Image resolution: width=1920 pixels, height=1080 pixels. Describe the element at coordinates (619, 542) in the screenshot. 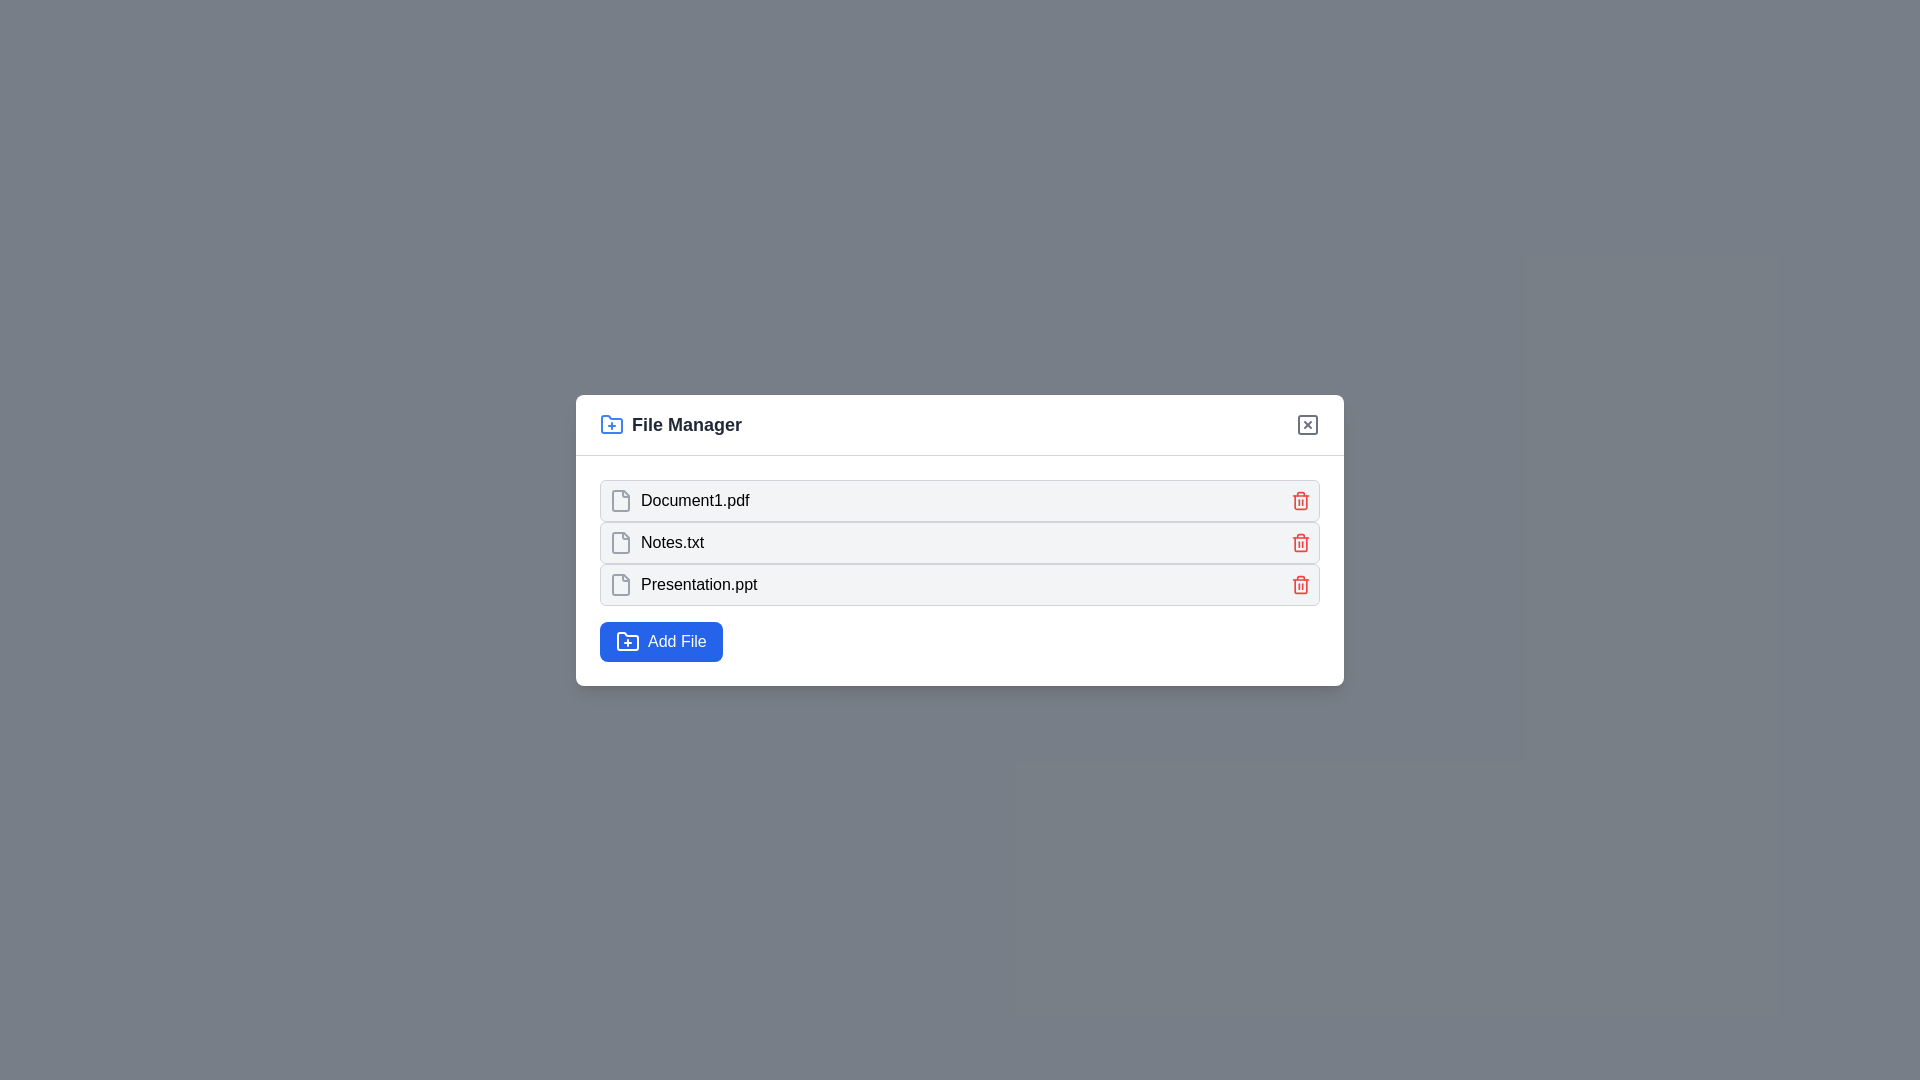

I see `the document icon, which is a graphical representation resembling a file with a folded corner, located to the left of the text 'Notes.txt'` at that location.